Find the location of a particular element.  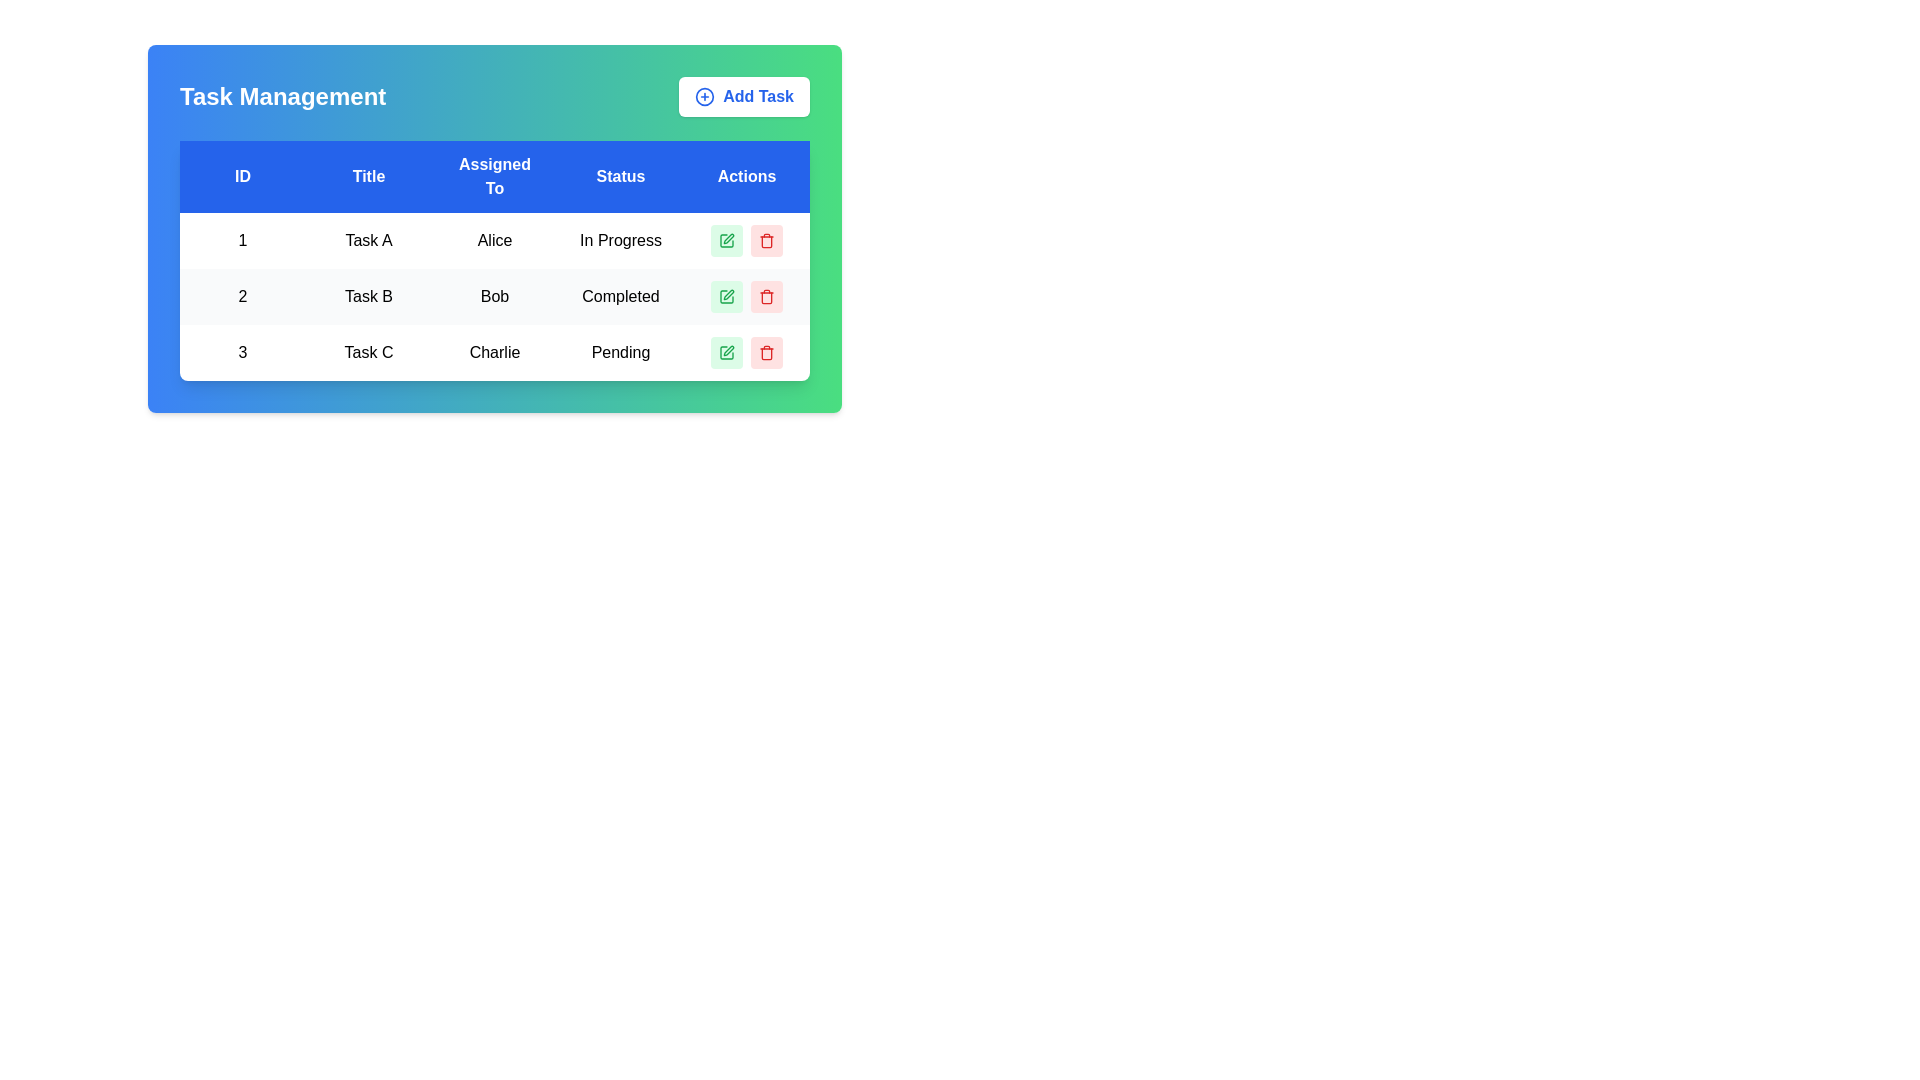

text of the Label element displaying 'Completed' in the Status category for Task B assigned to Bob, located in the fourth column of the second row is located at coordinates (619, 297).